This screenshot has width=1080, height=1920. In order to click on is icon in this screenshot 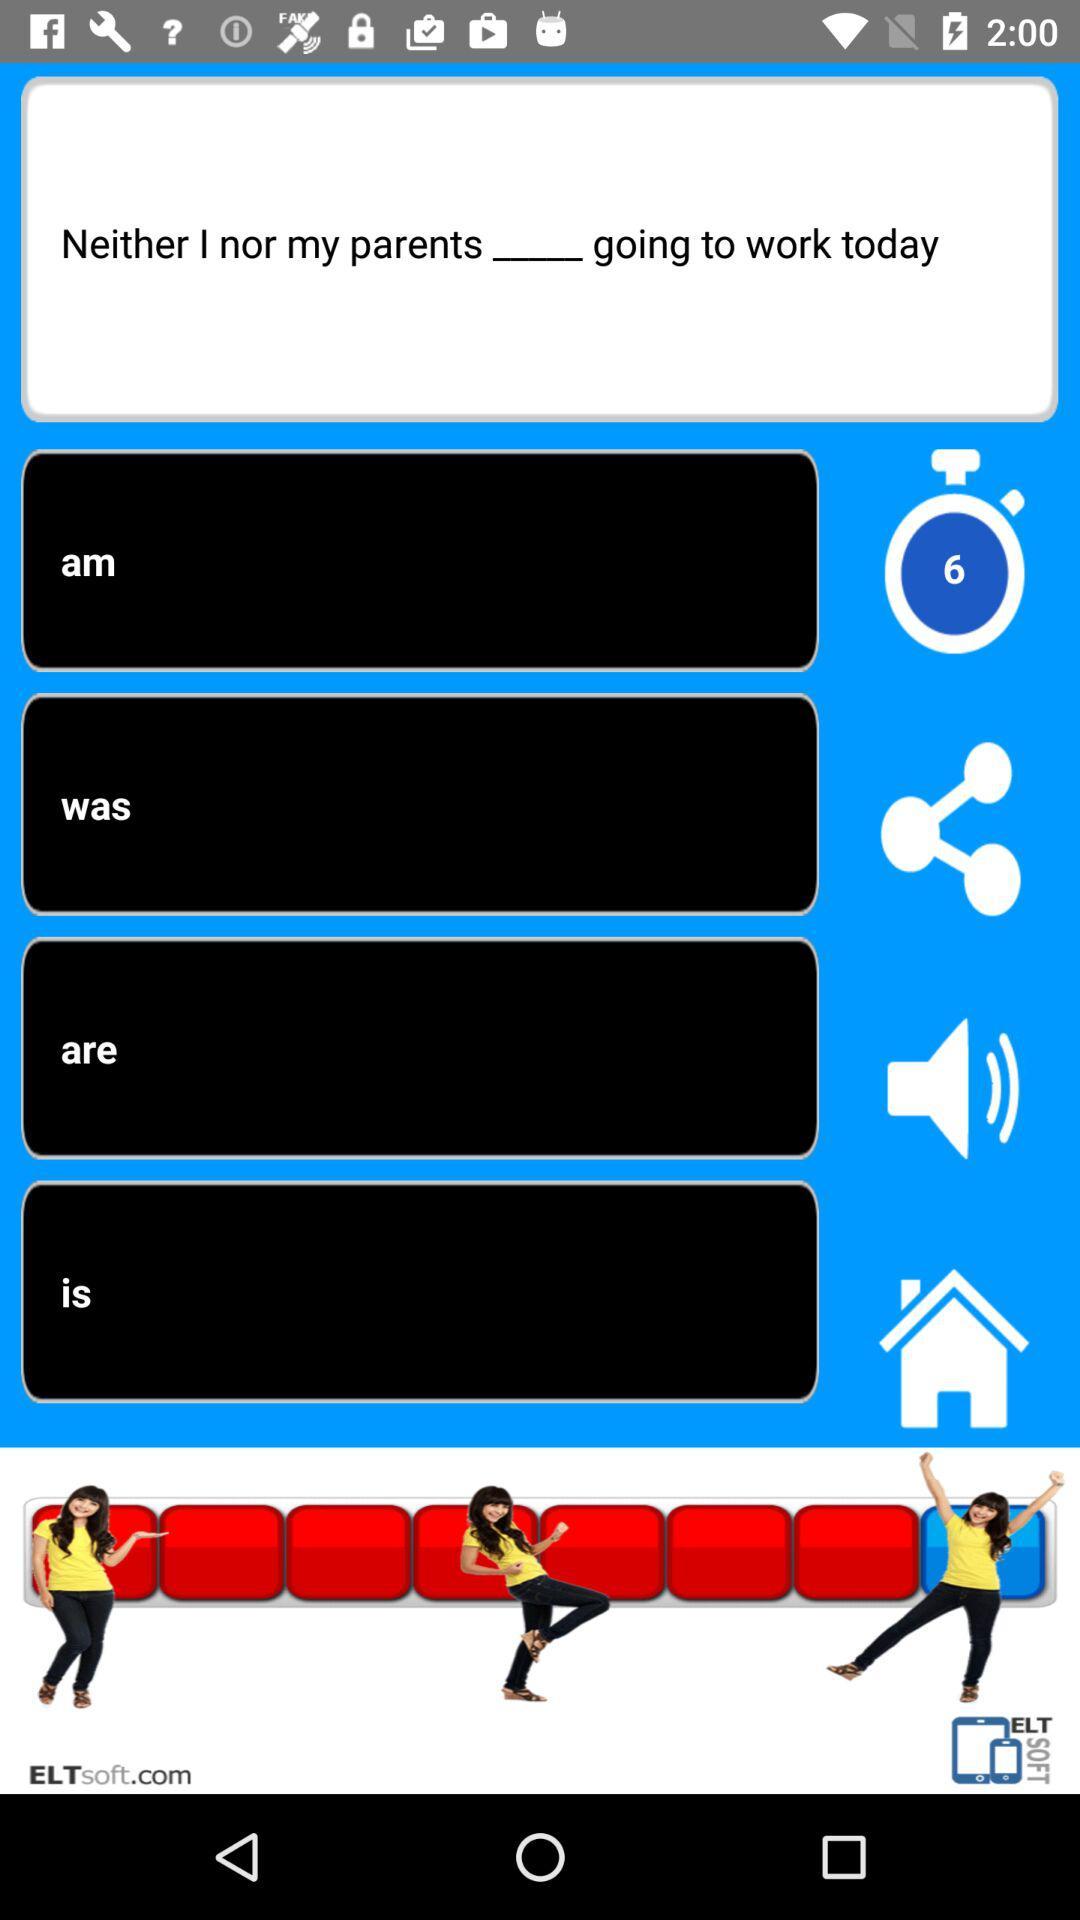, I will do `click(419, 1291)`.